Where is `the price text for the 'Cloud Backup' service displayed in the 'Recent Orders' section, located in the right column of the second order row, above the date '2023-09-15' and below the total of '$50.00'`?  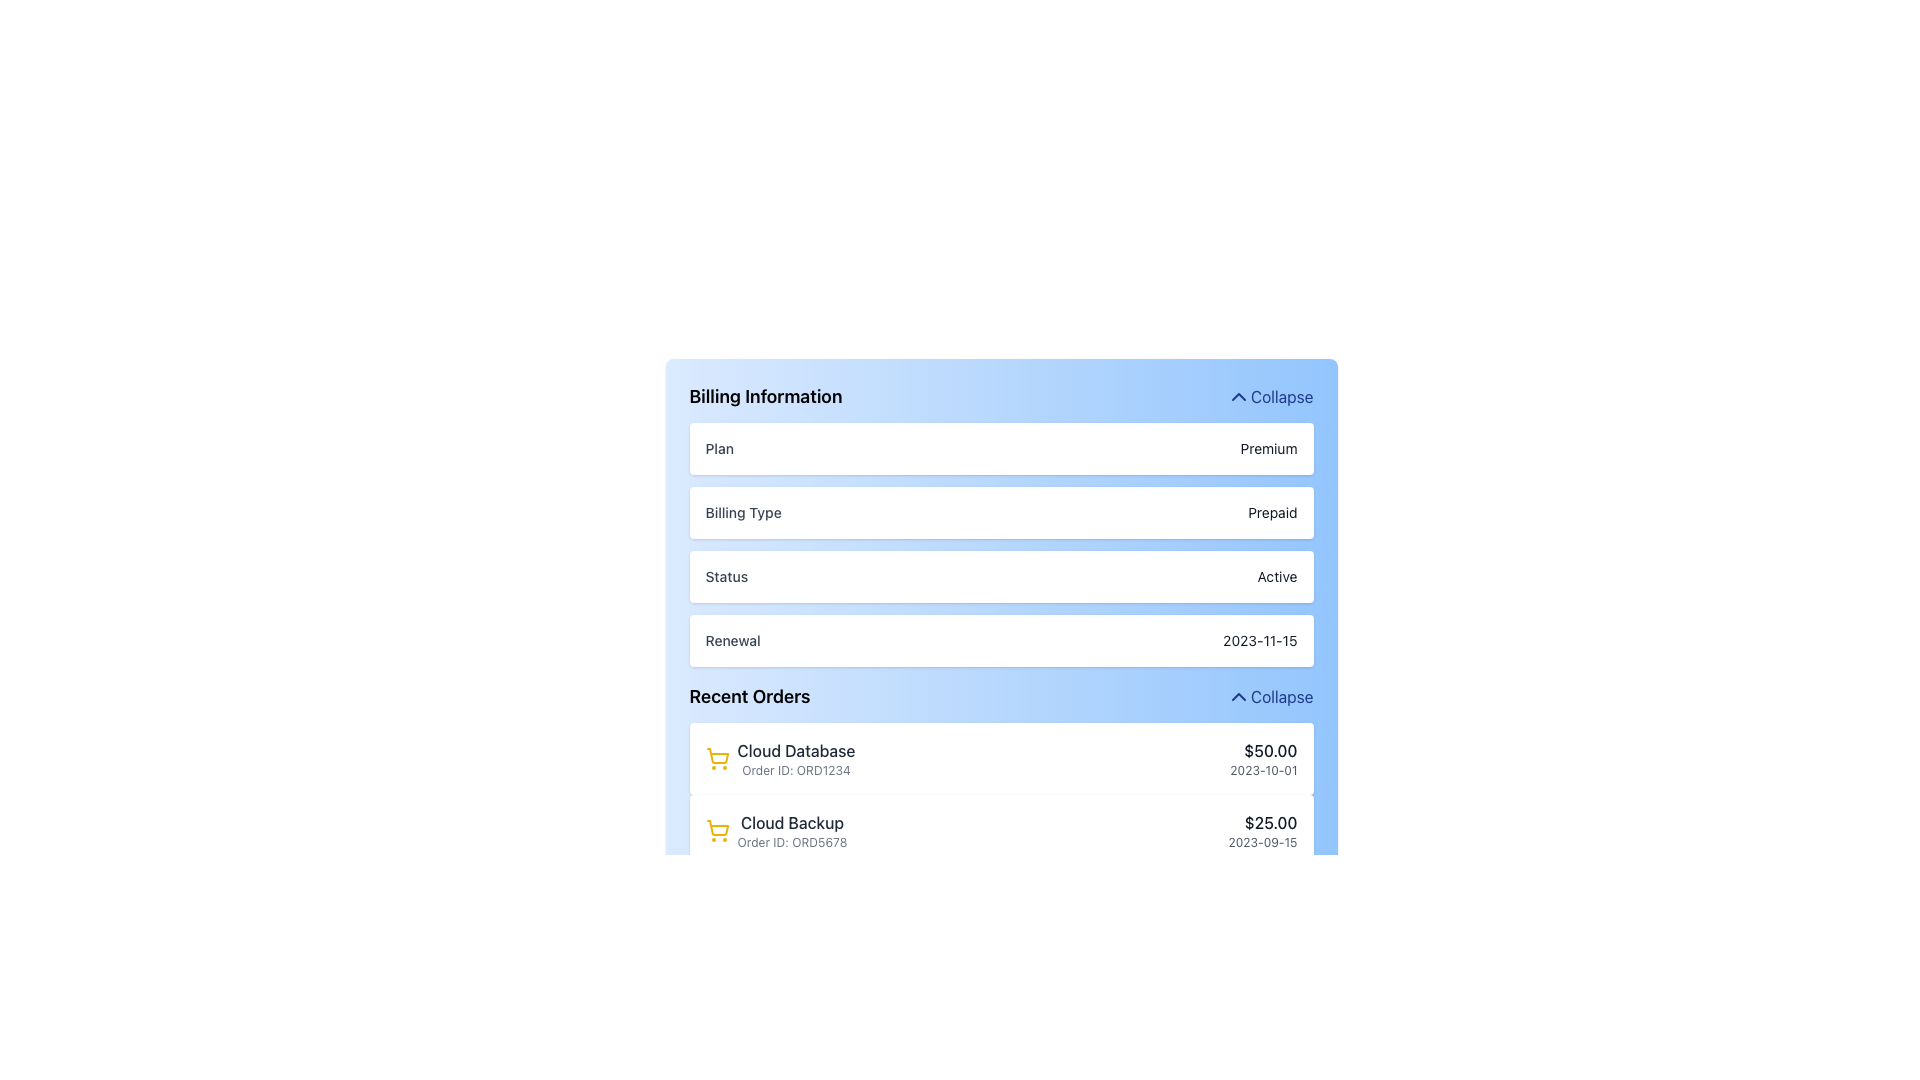
the price text for the 'Cloud Backup' service displayed in the 'Recent Orders' section, located in the right column of the second order row, above the date '2023-09-15' and below the total of '$50.00' is located at coordinates (1261, 822).